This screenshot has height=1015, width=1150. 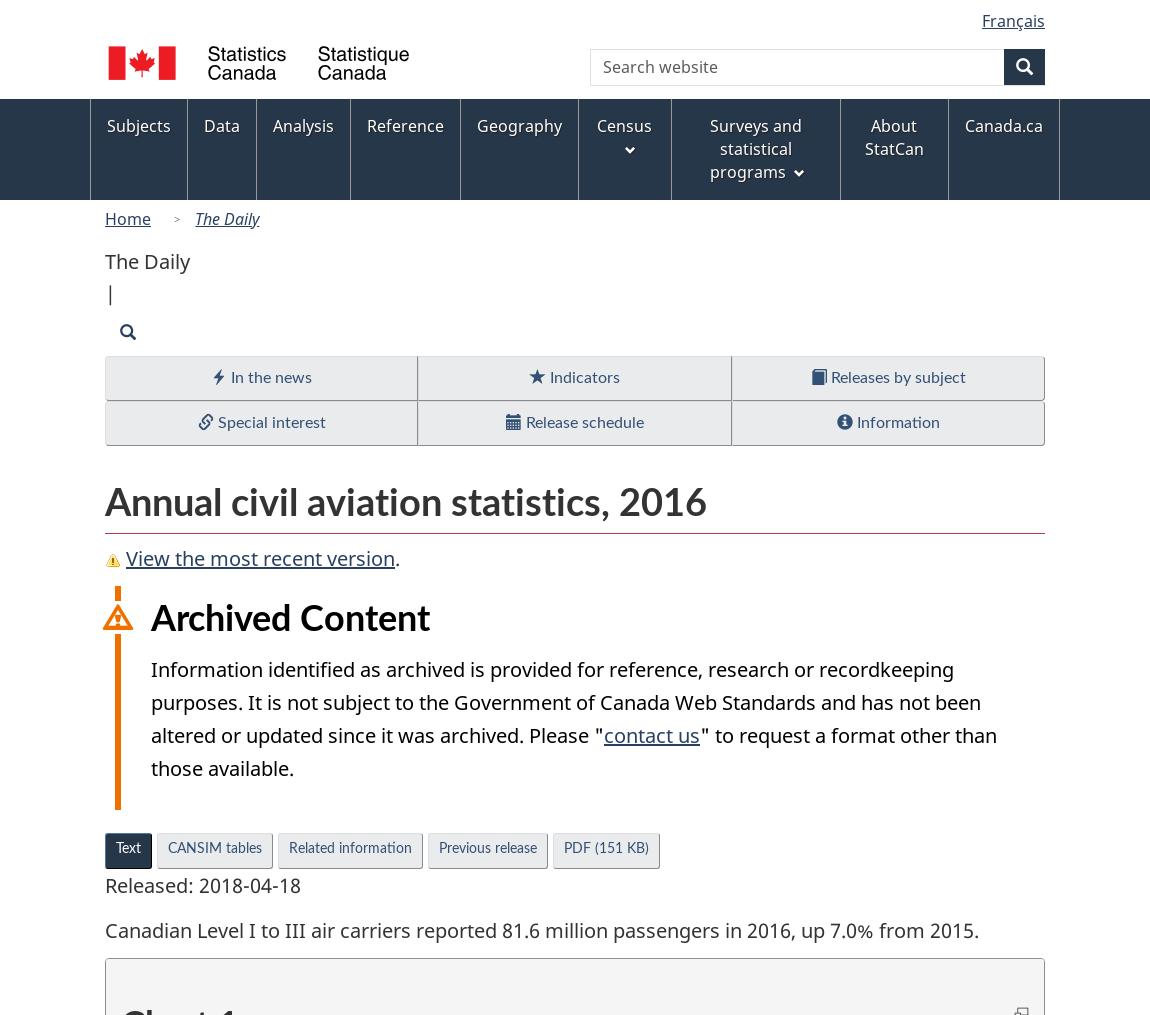 What do you see at coordinates (201, 884) in the screenshot?
I see `'Released: 2018-04-18'` at bounding box center [201, 884].